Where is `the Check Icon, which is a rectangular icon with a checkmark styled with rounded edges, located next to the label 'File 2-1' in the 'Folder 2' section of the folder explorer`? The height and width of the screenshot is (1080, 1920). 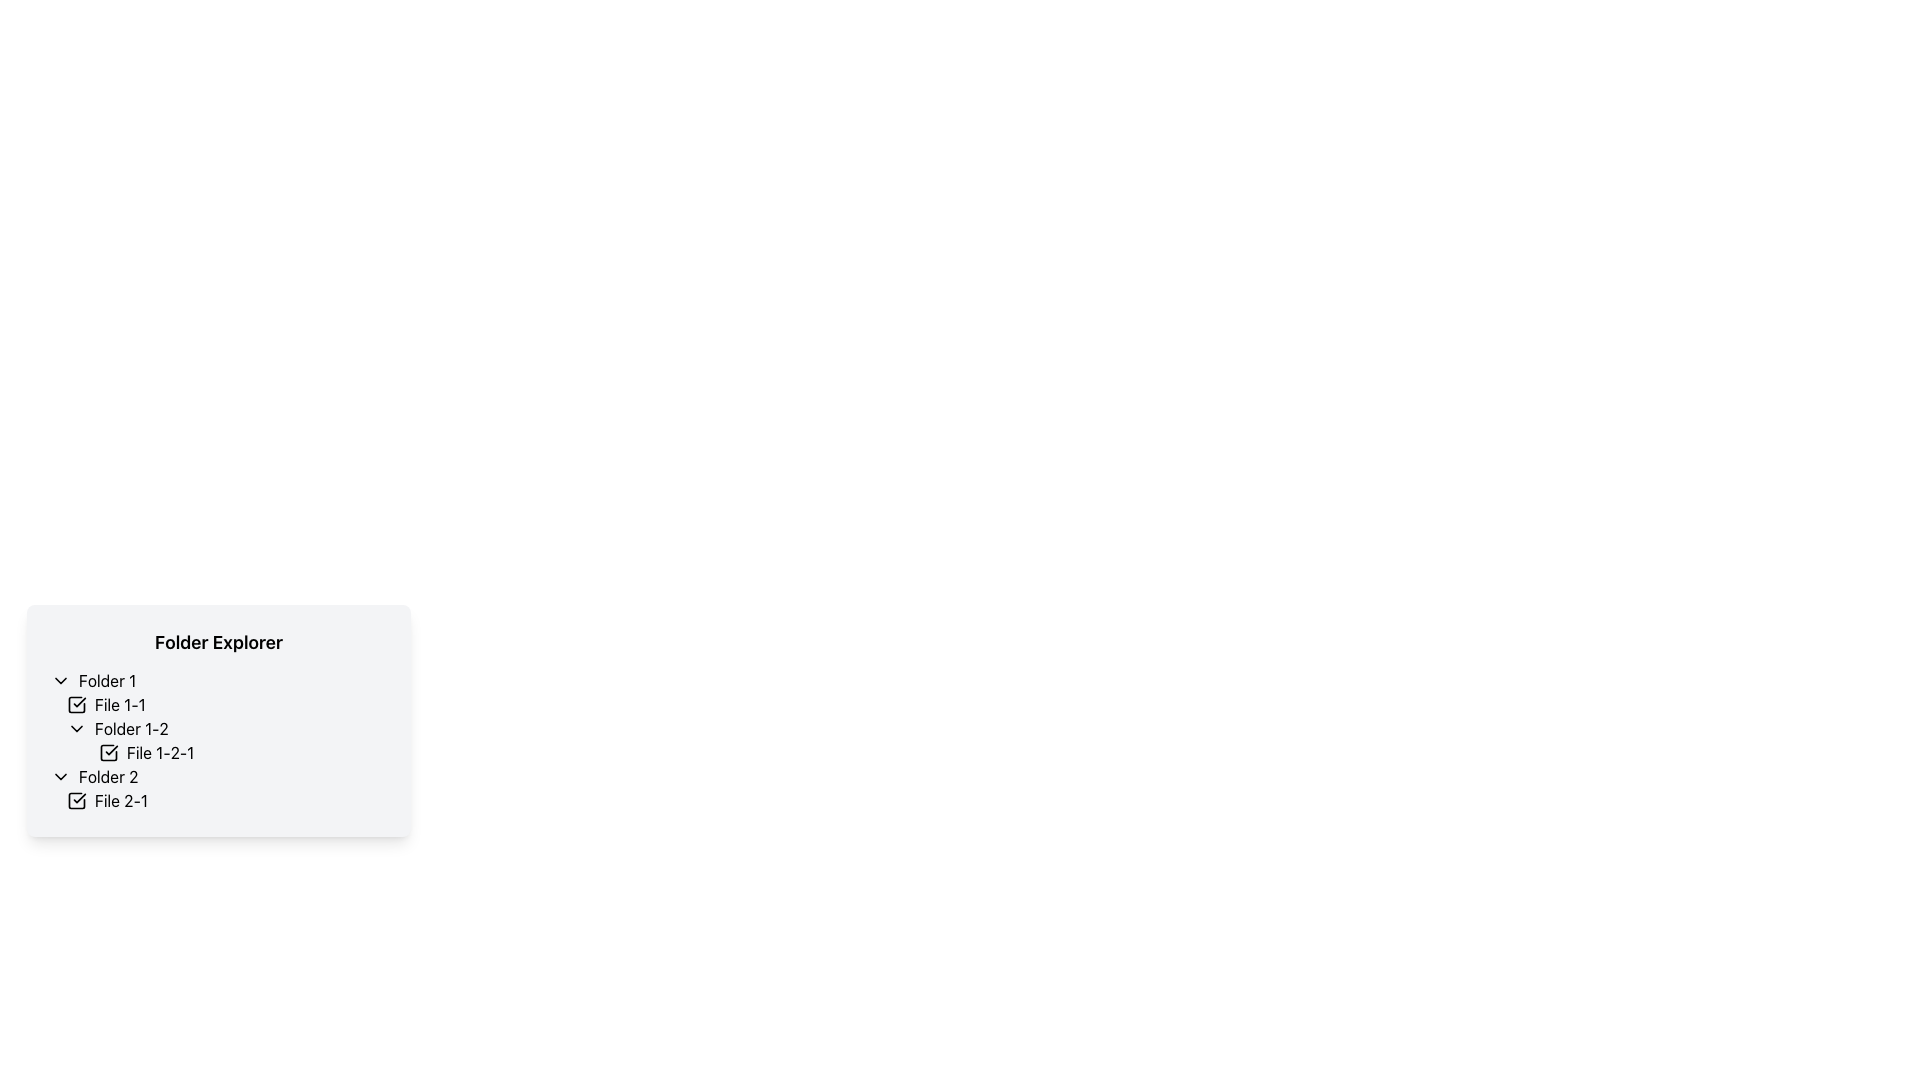 the Check Icon, which is a rectangular icon with a checkmark styled with rounded edges, located next to the label 'File 2-1' in the 'Folder 2' section of the folder explorer is located at coordinates (76, 800).